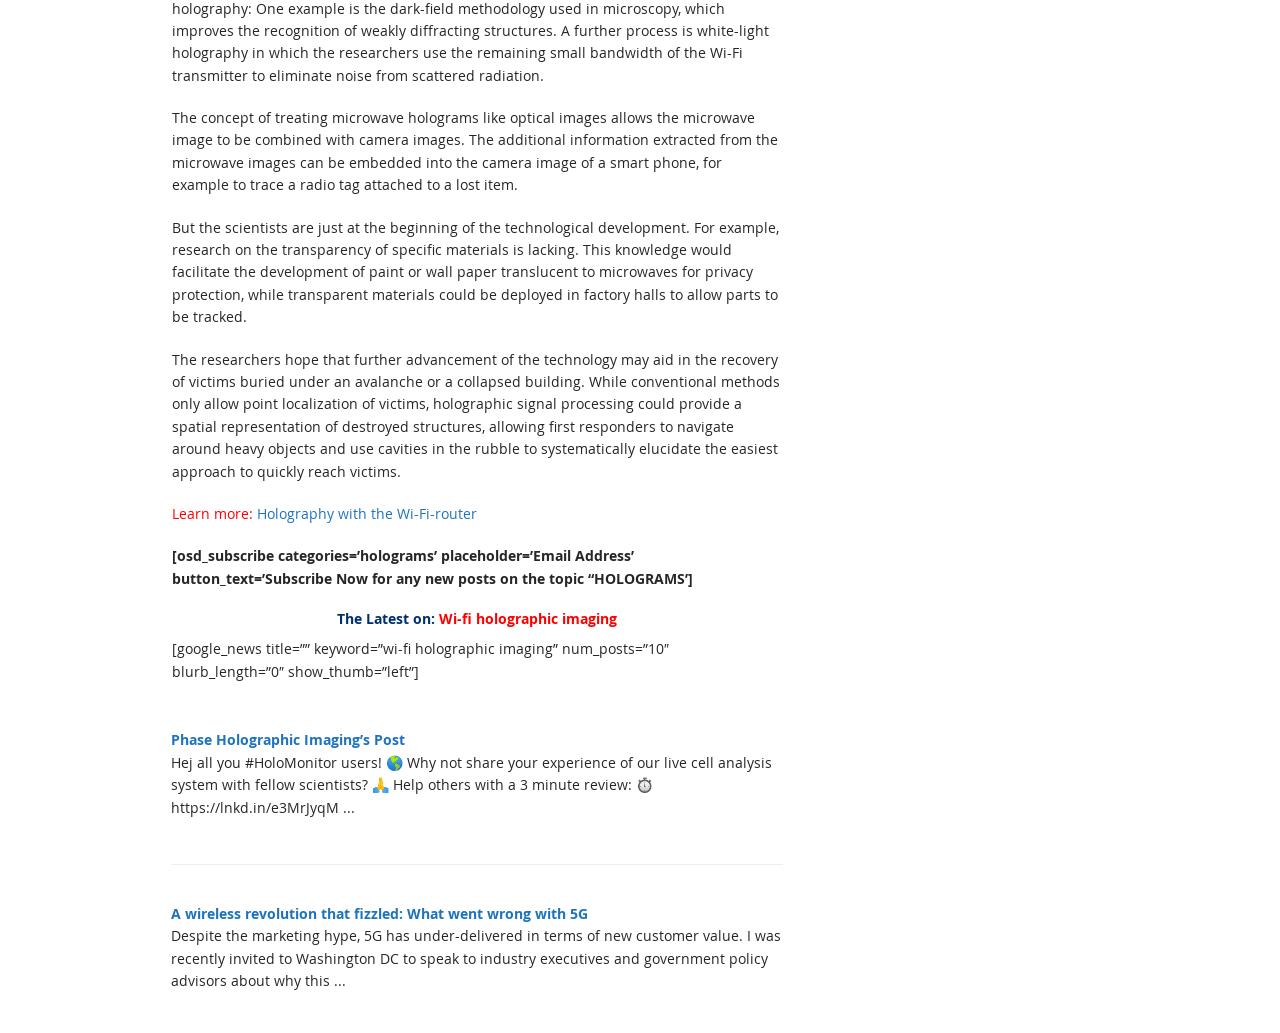  Describe the element at coordinates (475, 957) in the screenshot. I see `'Despite the marketing hype, 5G has under-delivered in terms of new customer value. I was recently invited to Washington DC to speak to industry executives and government policy advisors about why this ...'` at that location.